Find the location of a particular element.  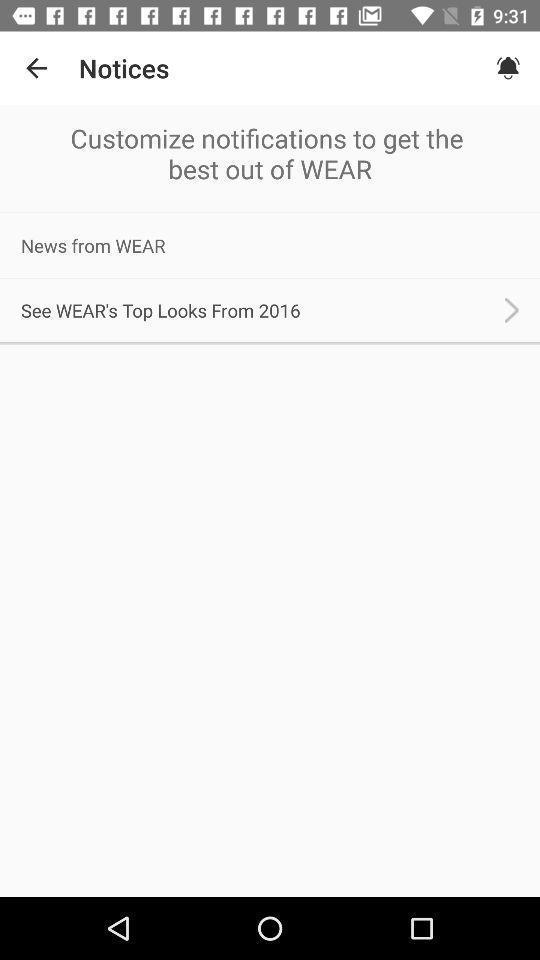

icon next to notices is located at coordinates (36, 68).